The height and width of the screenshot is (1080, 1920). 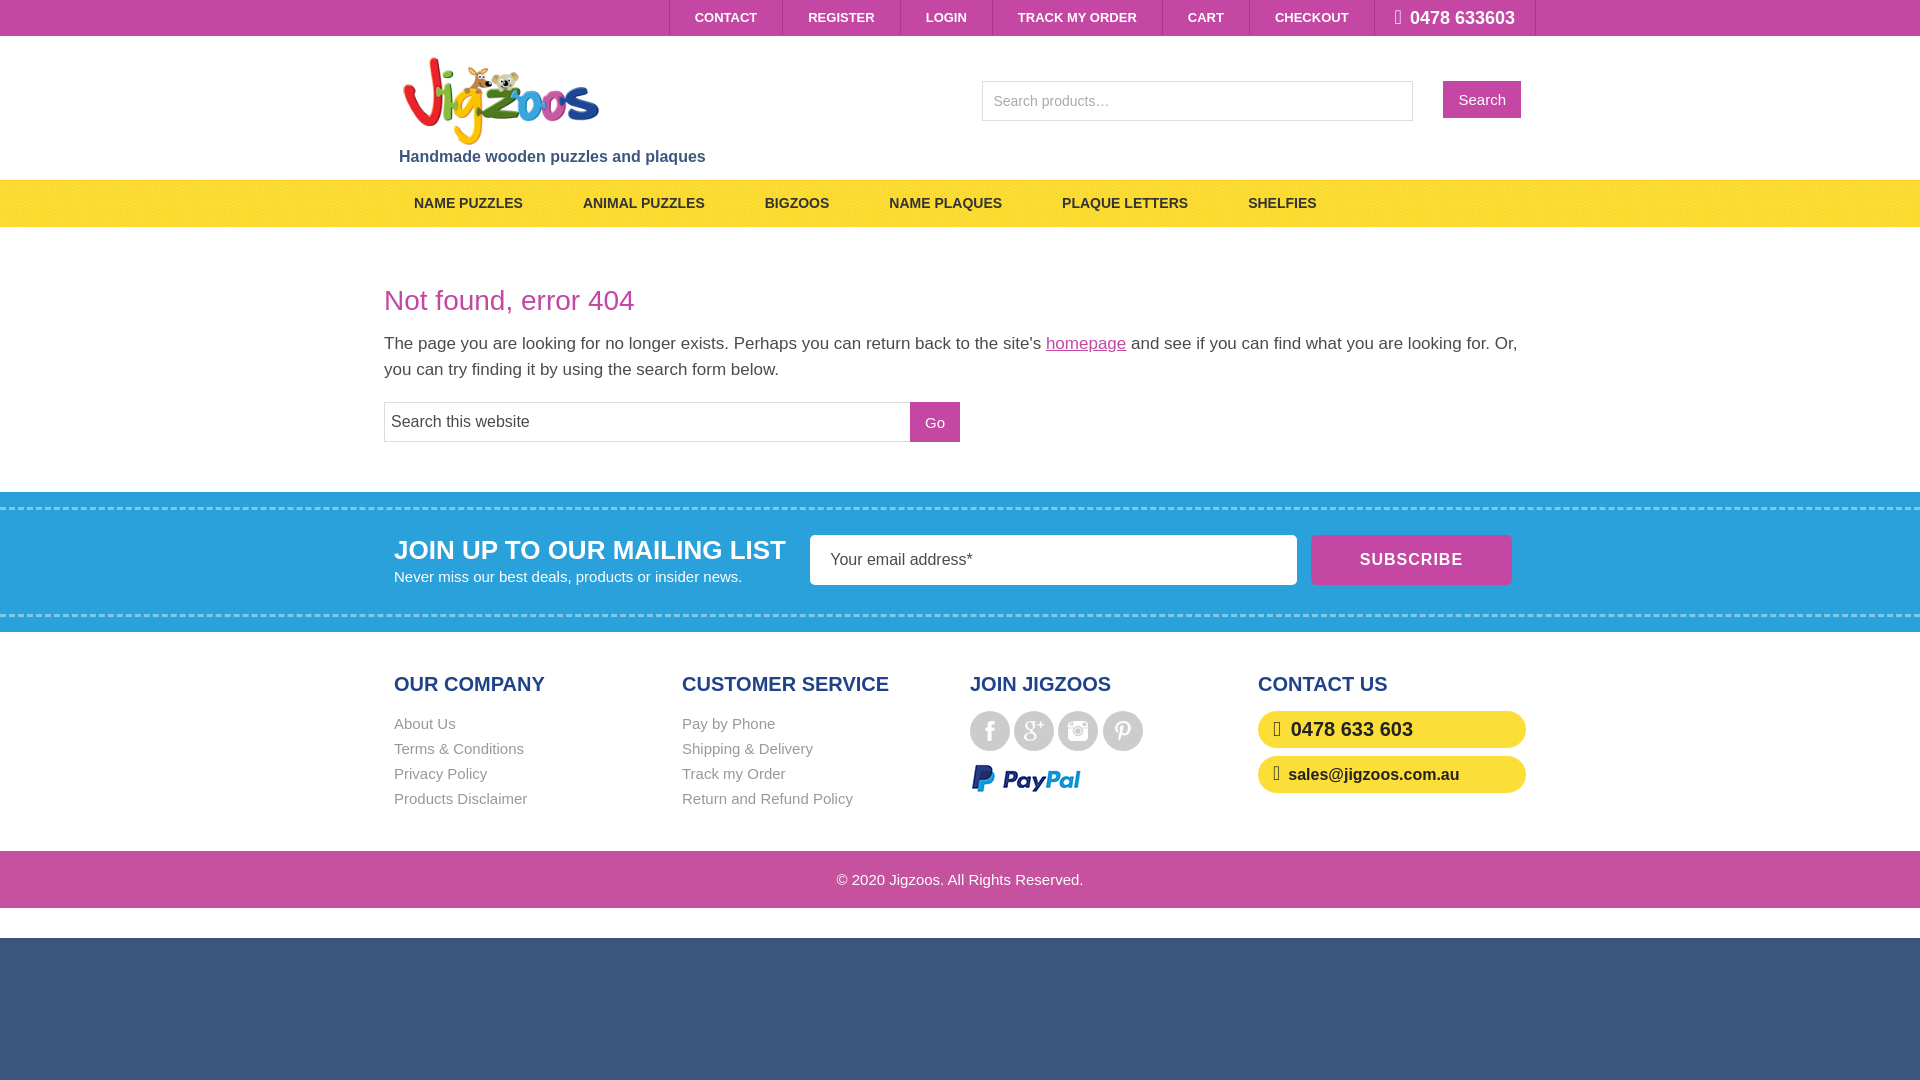 What do you see at coordinates (458, 748) in the screenshot?
I see `'Terms & Conditions'` at bounding box center [458, 748].